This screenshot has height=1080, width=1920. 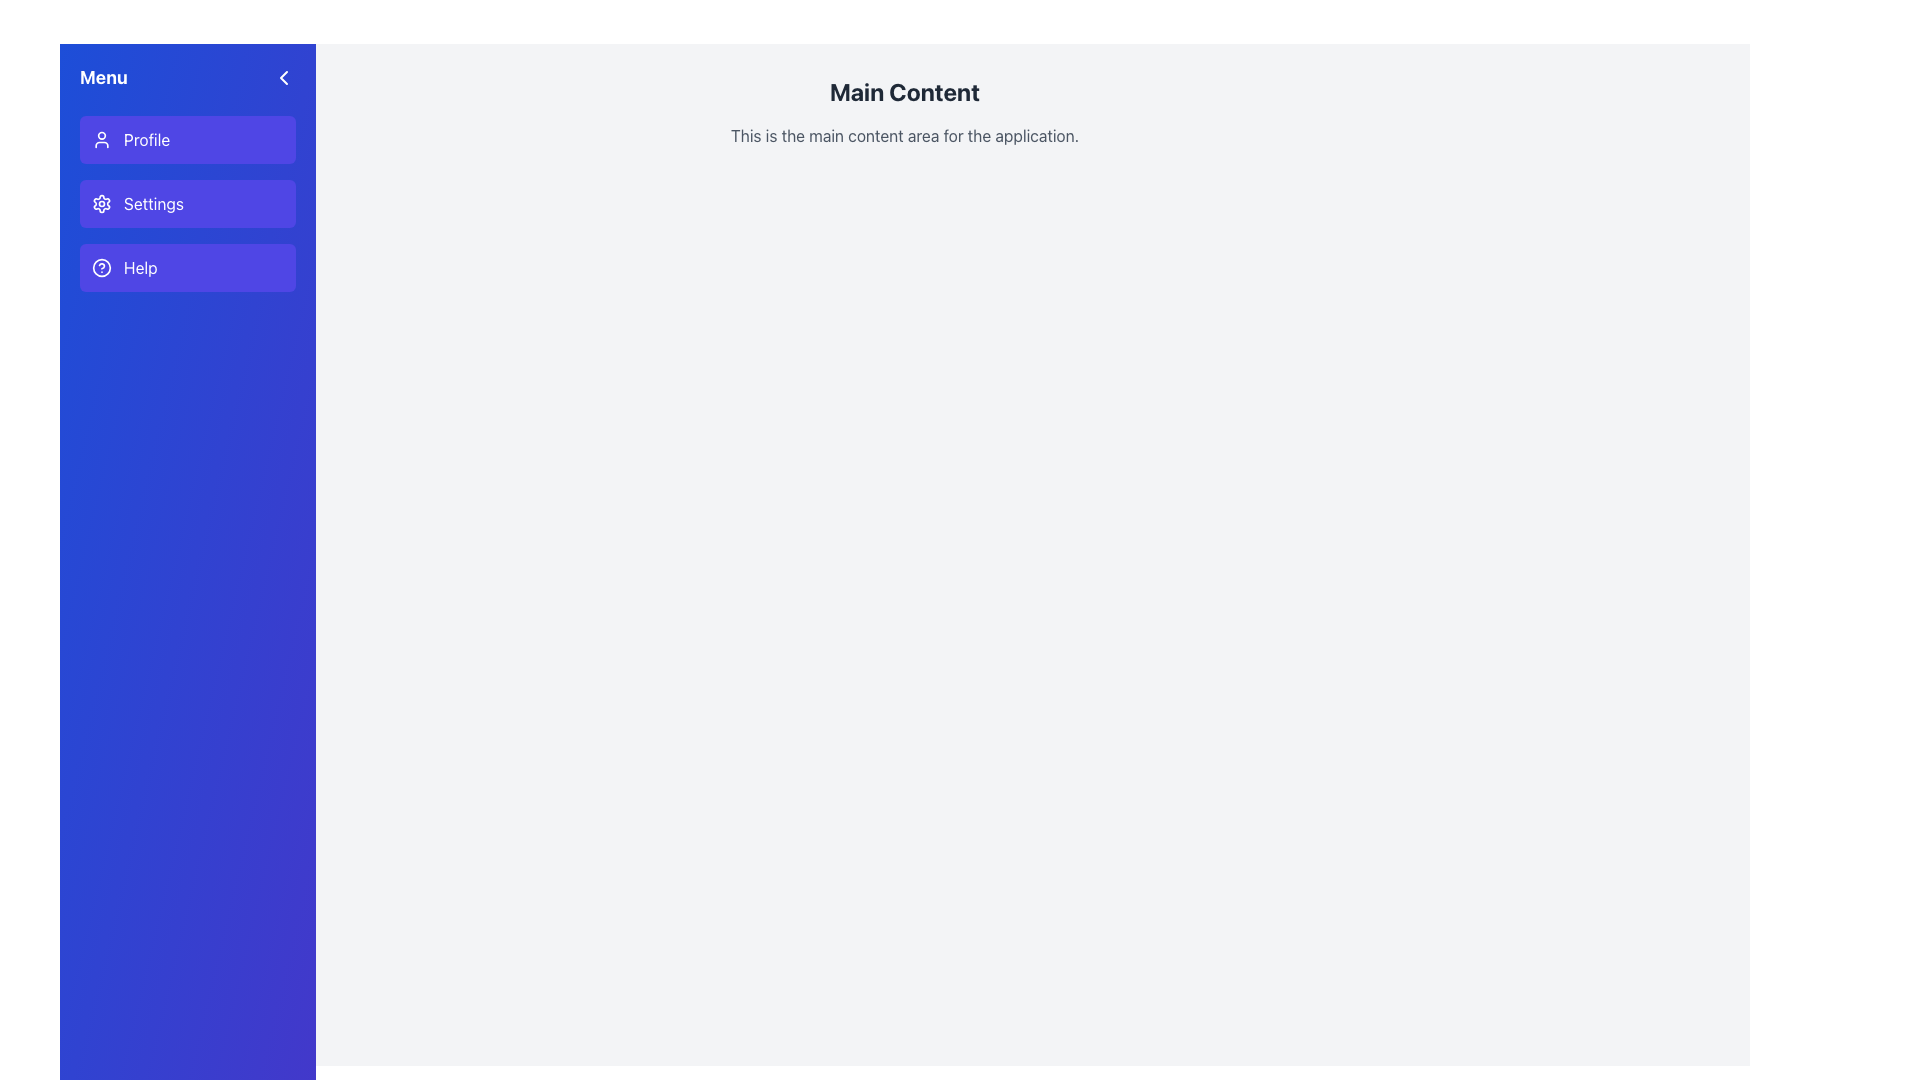 What do you see at coordinates (282, 76) in the screenshot?
I see `the left-facing chevron arrow icon located in the upper-right corner of the blue vertical sidebar` at bounding box center [282, 76].